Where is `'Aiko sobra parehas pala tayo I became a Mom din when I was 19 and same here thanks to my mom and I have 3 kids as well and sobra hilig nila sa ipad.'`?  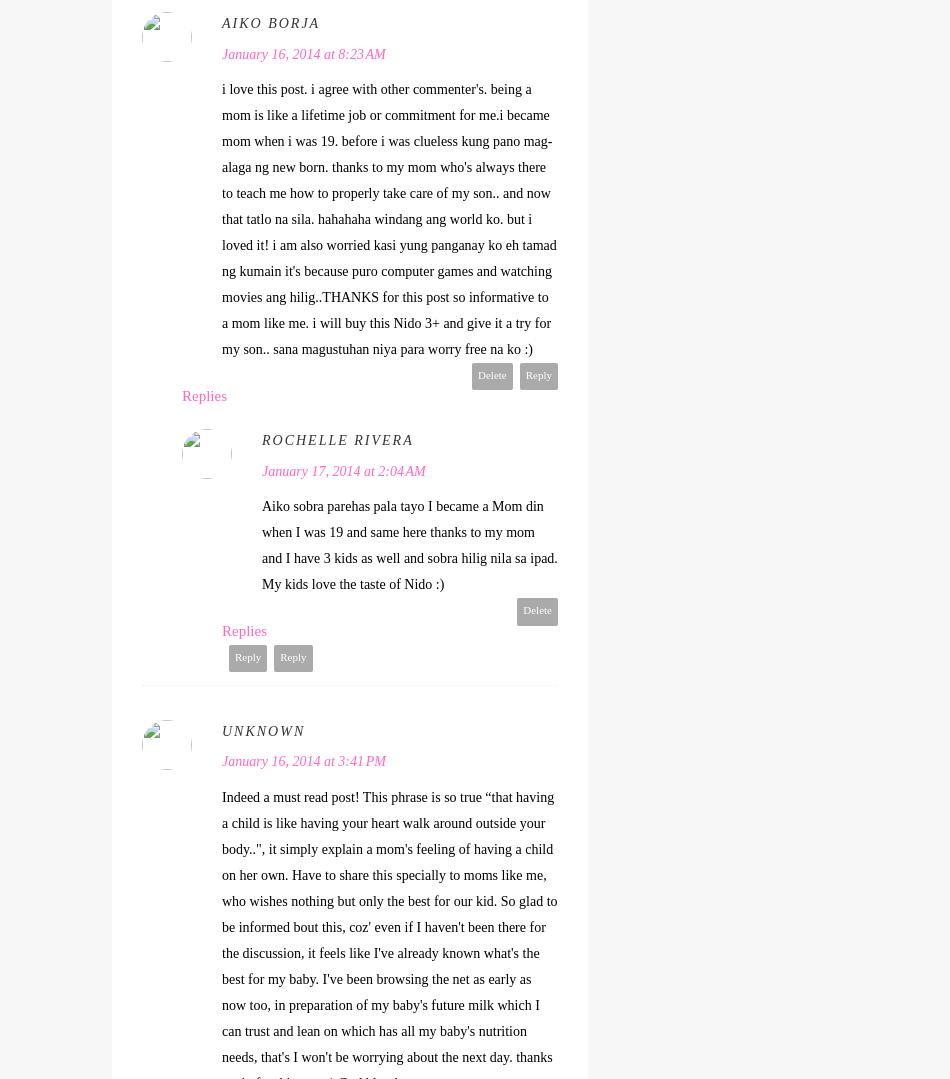 'Aiko sobra parehas pala tayo I became a Mom din when I was 19 and same here thanks to my mom and I have 3 kids as well and sobra hilig nila sa ipad.' is located at coordinates (408, 532).